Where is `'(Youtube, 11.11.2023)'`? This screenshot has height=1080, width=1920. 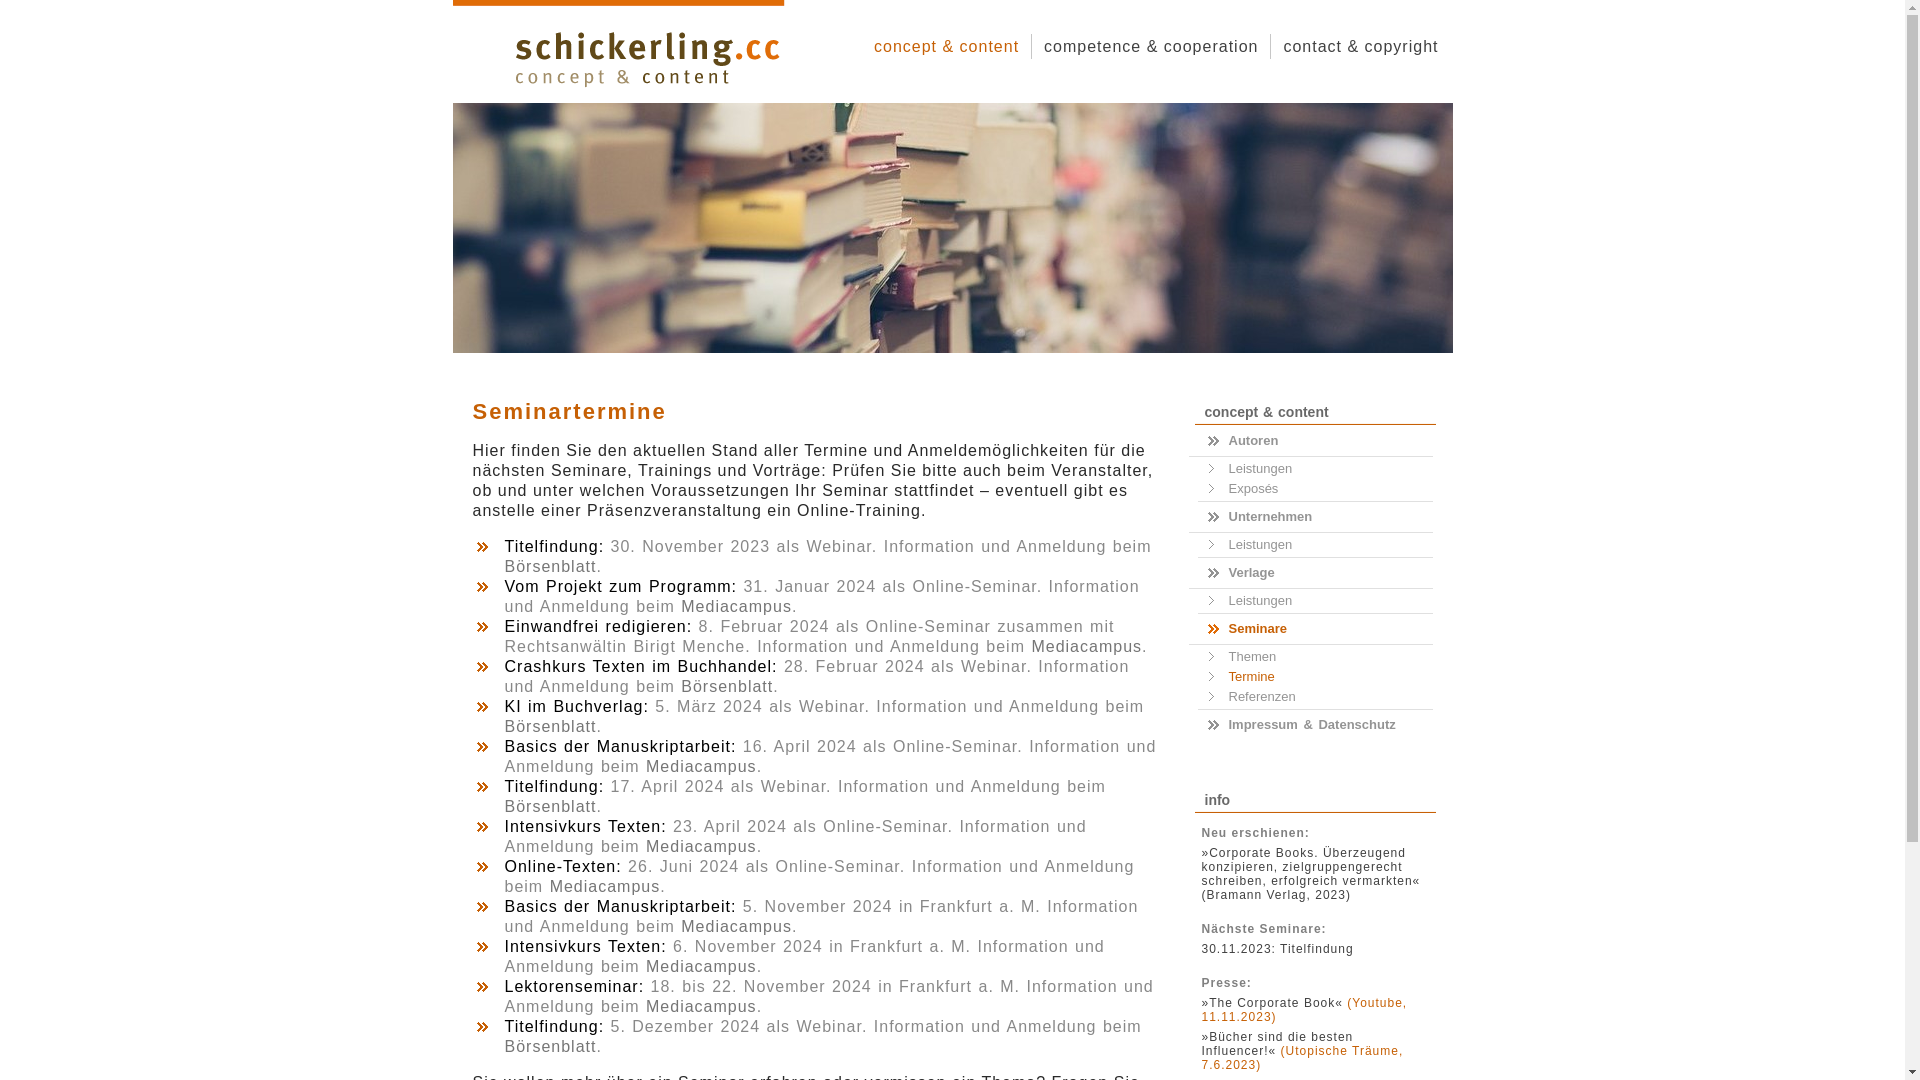
'(Youtube, 11.11.2023)' is located at coordinates (1305, 1010).